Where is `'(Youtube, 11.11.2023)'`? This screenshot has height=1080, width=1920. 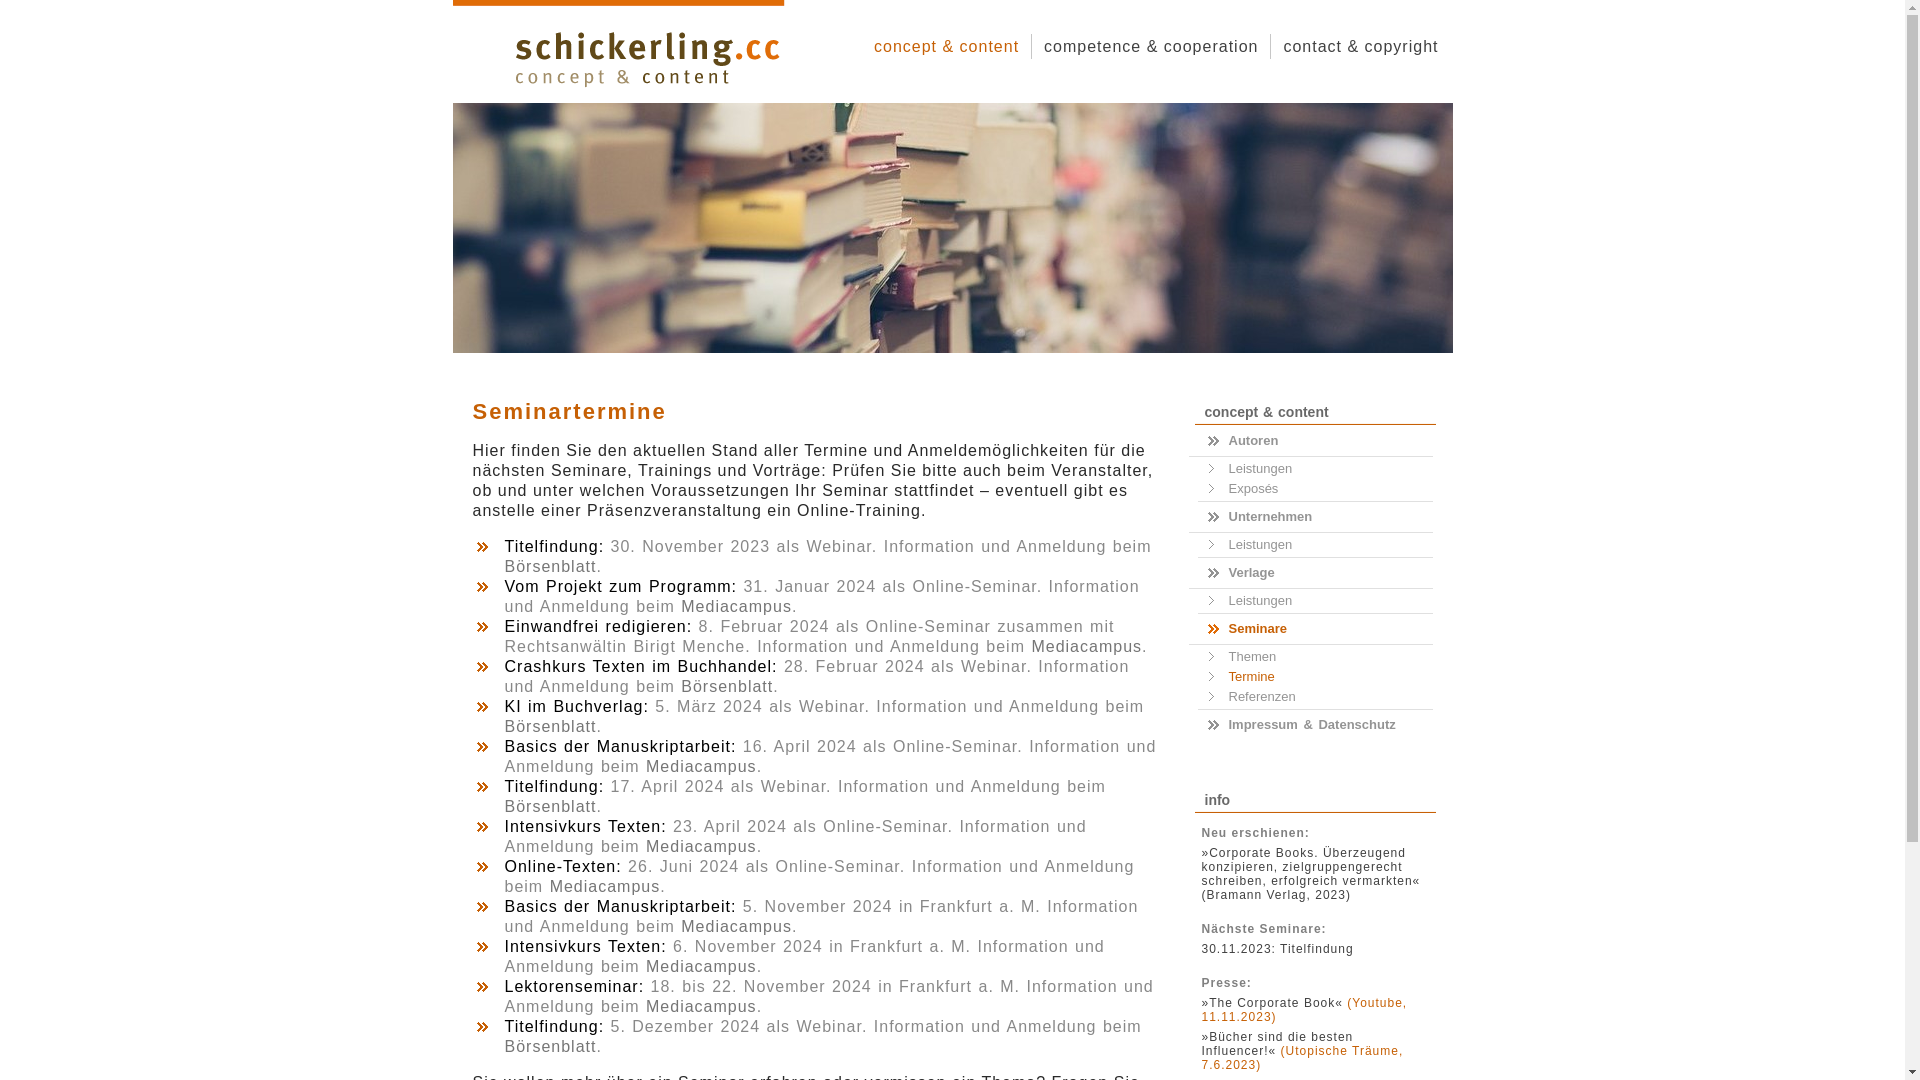
'(Youtube, 11.11.2023)' is located at coordinates (1305, 1010).